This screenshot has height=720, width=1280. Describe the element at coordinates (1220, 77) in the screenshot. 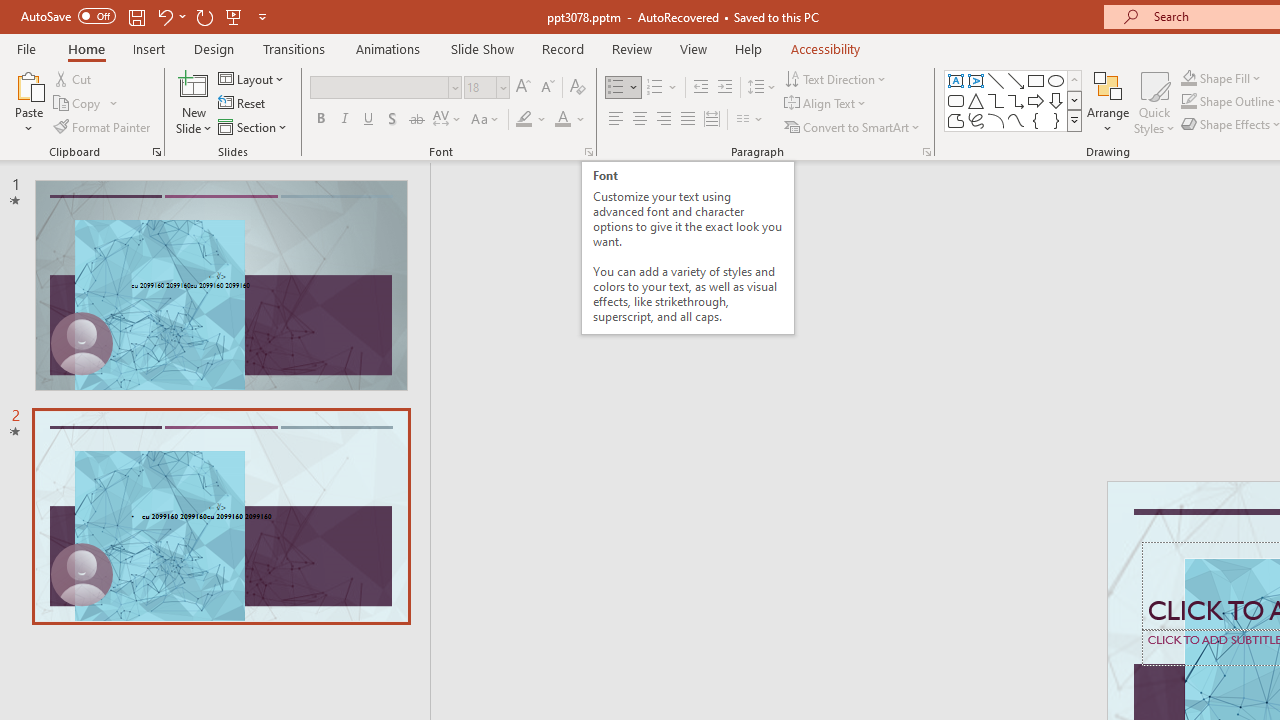

I see `'Shape Fill'` at that location.